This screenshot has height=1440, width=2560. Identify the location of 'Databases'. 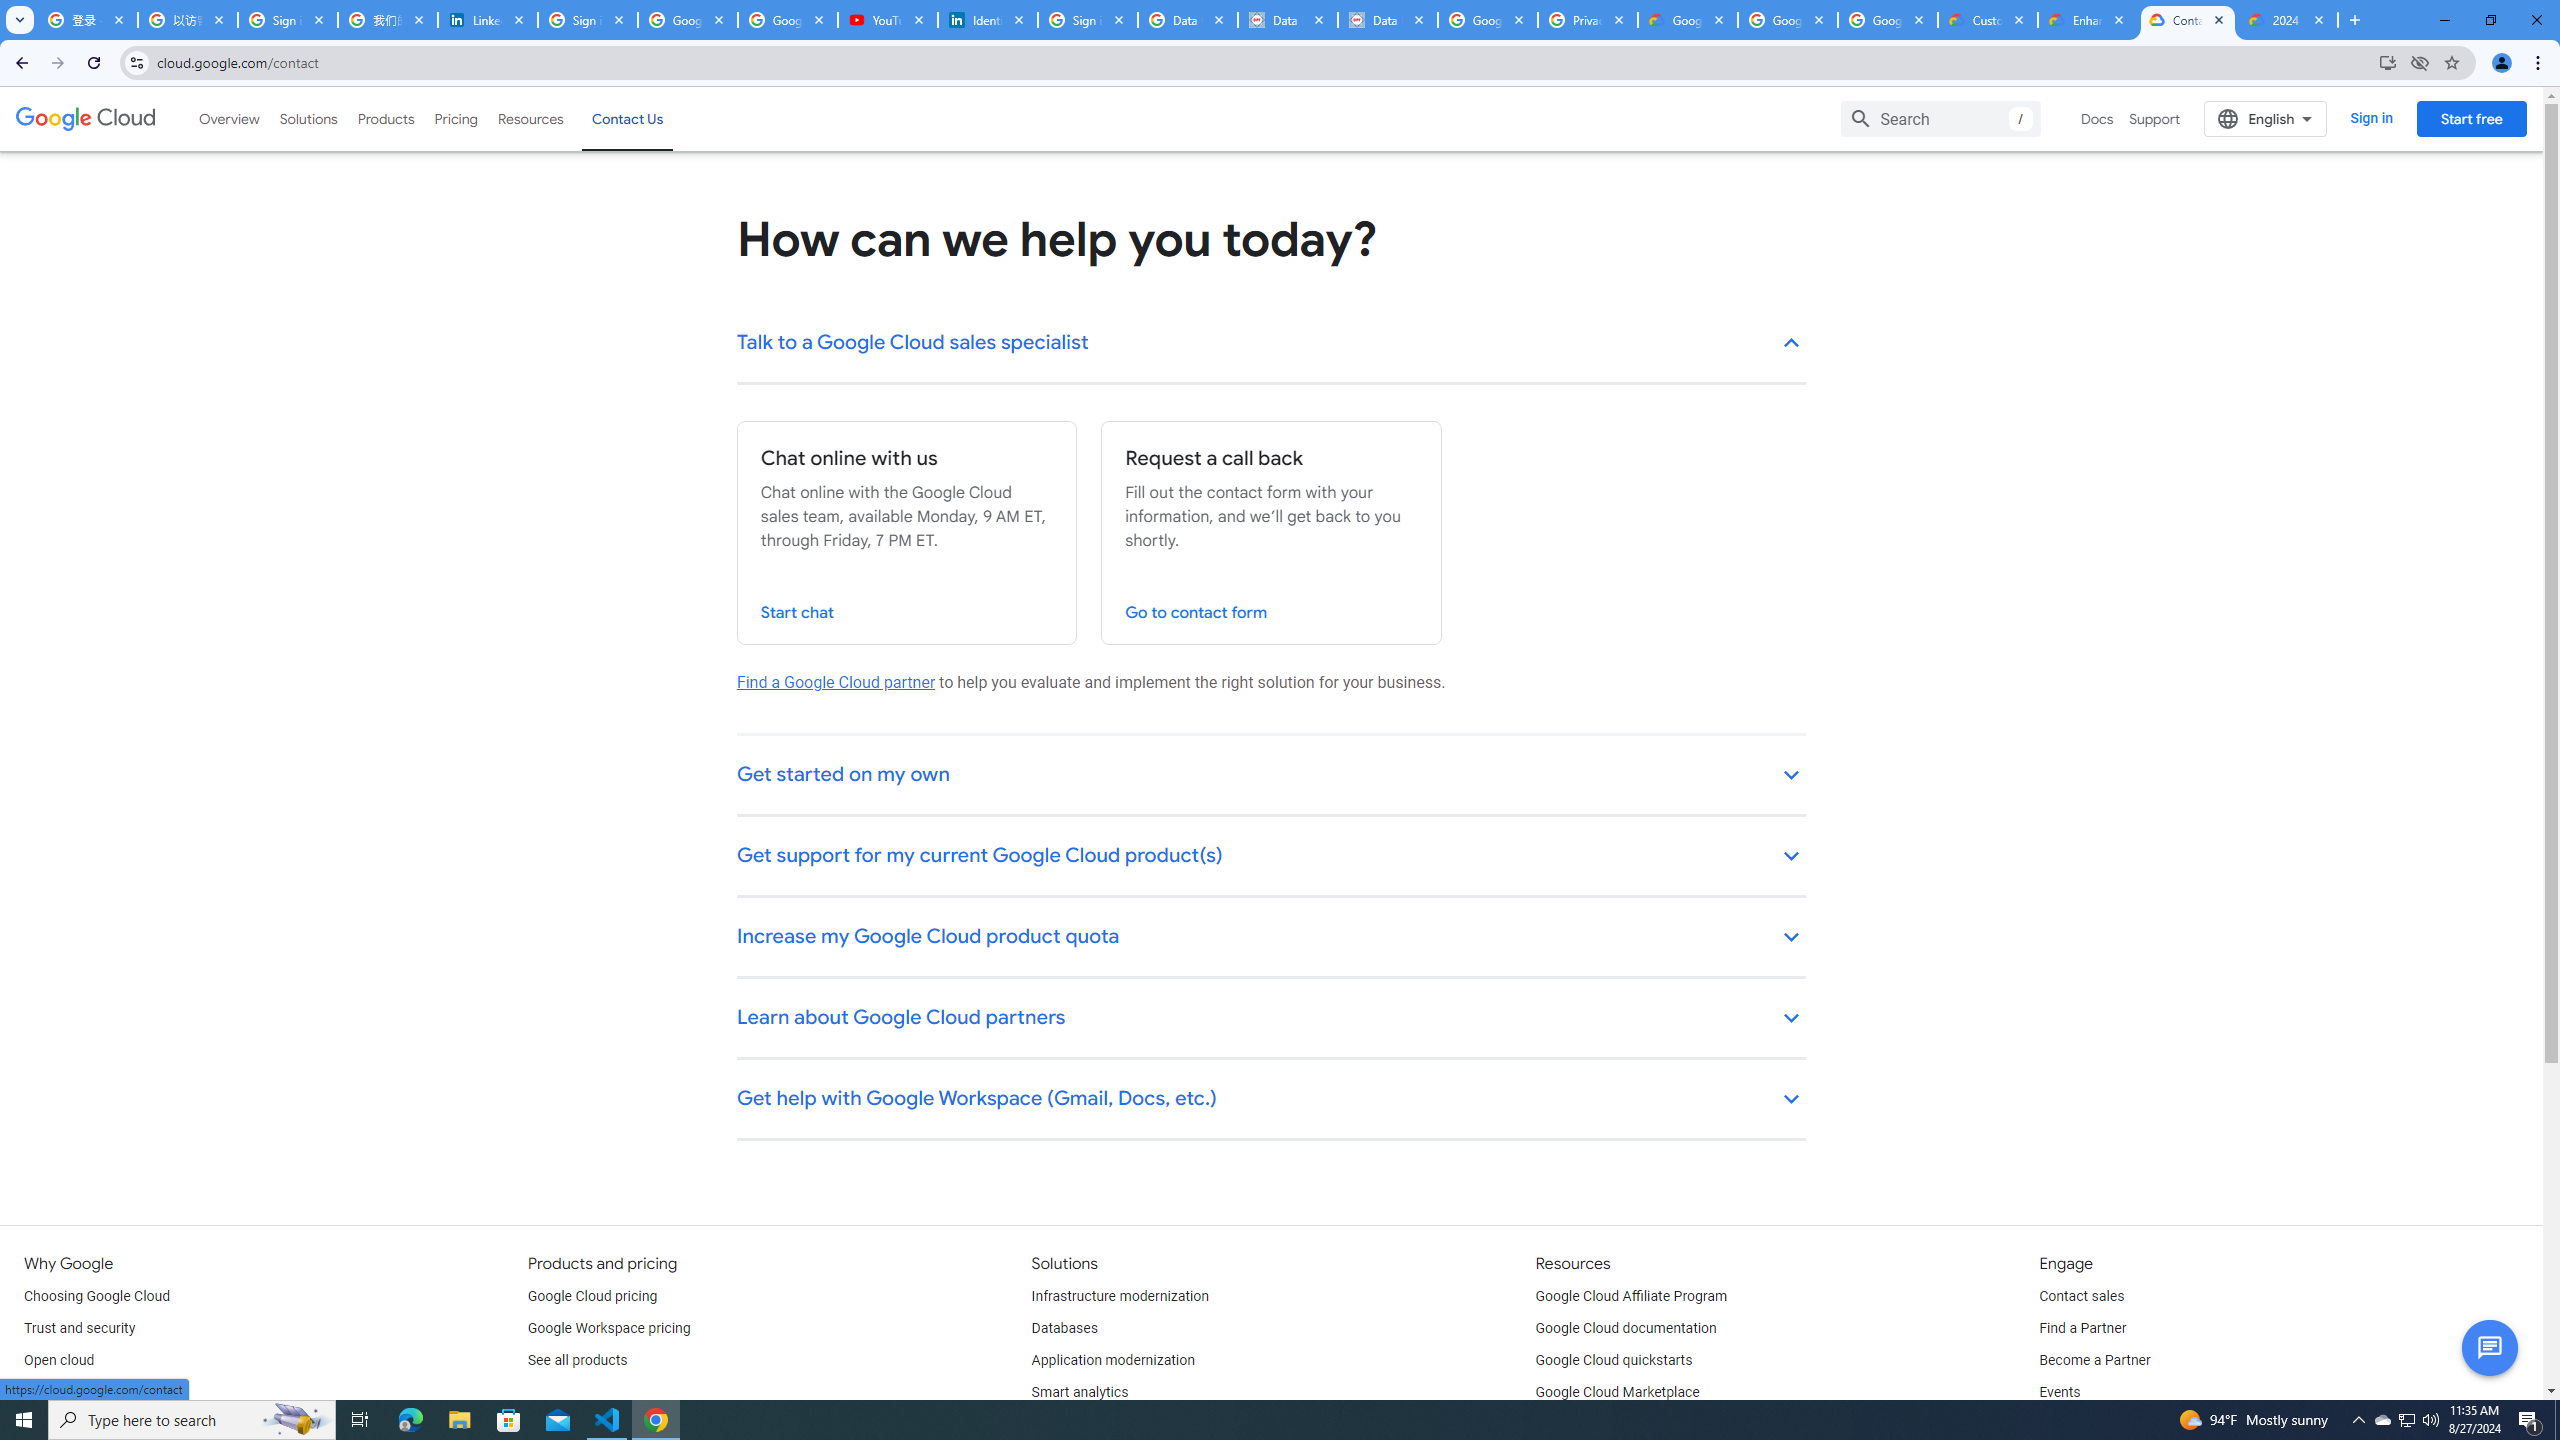
(1063, 1328).